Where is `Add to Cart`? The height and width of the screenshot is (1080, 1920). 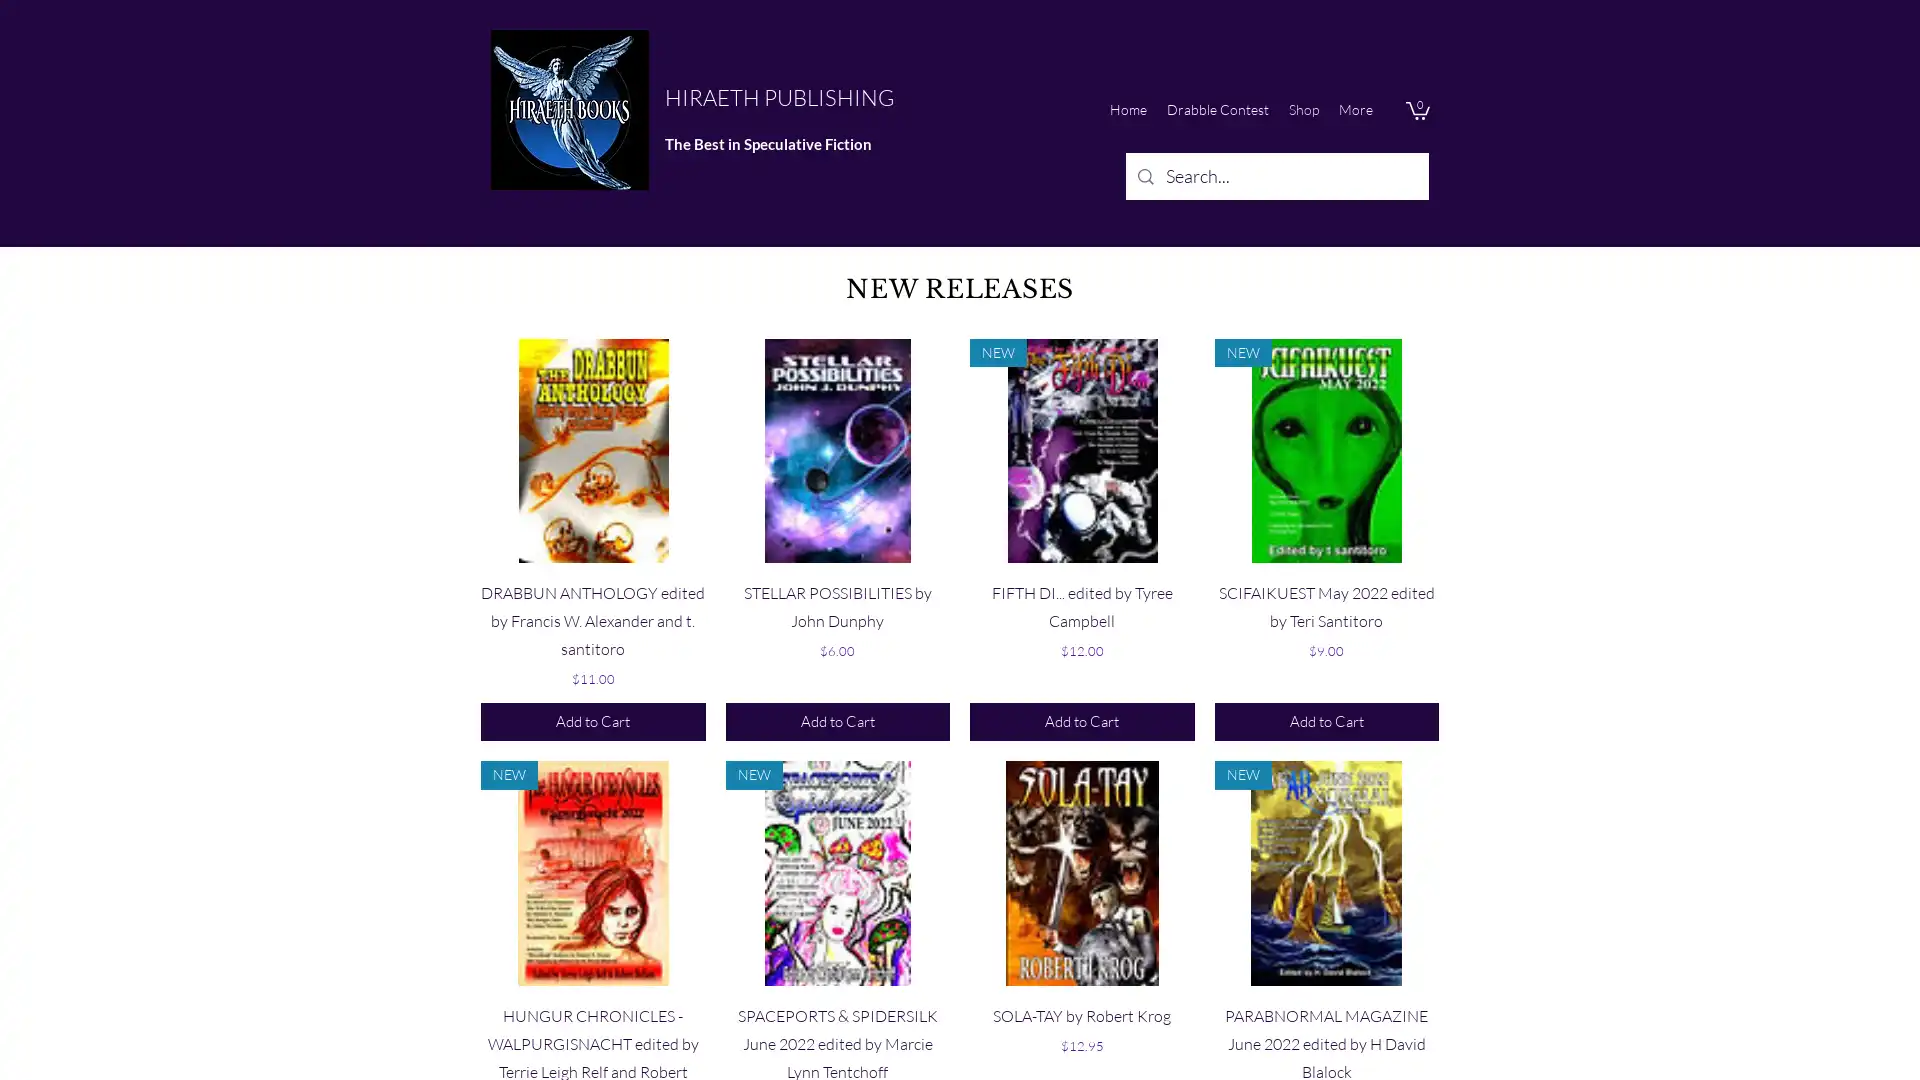
Add to Cart is located at coordinates (1080, 721).